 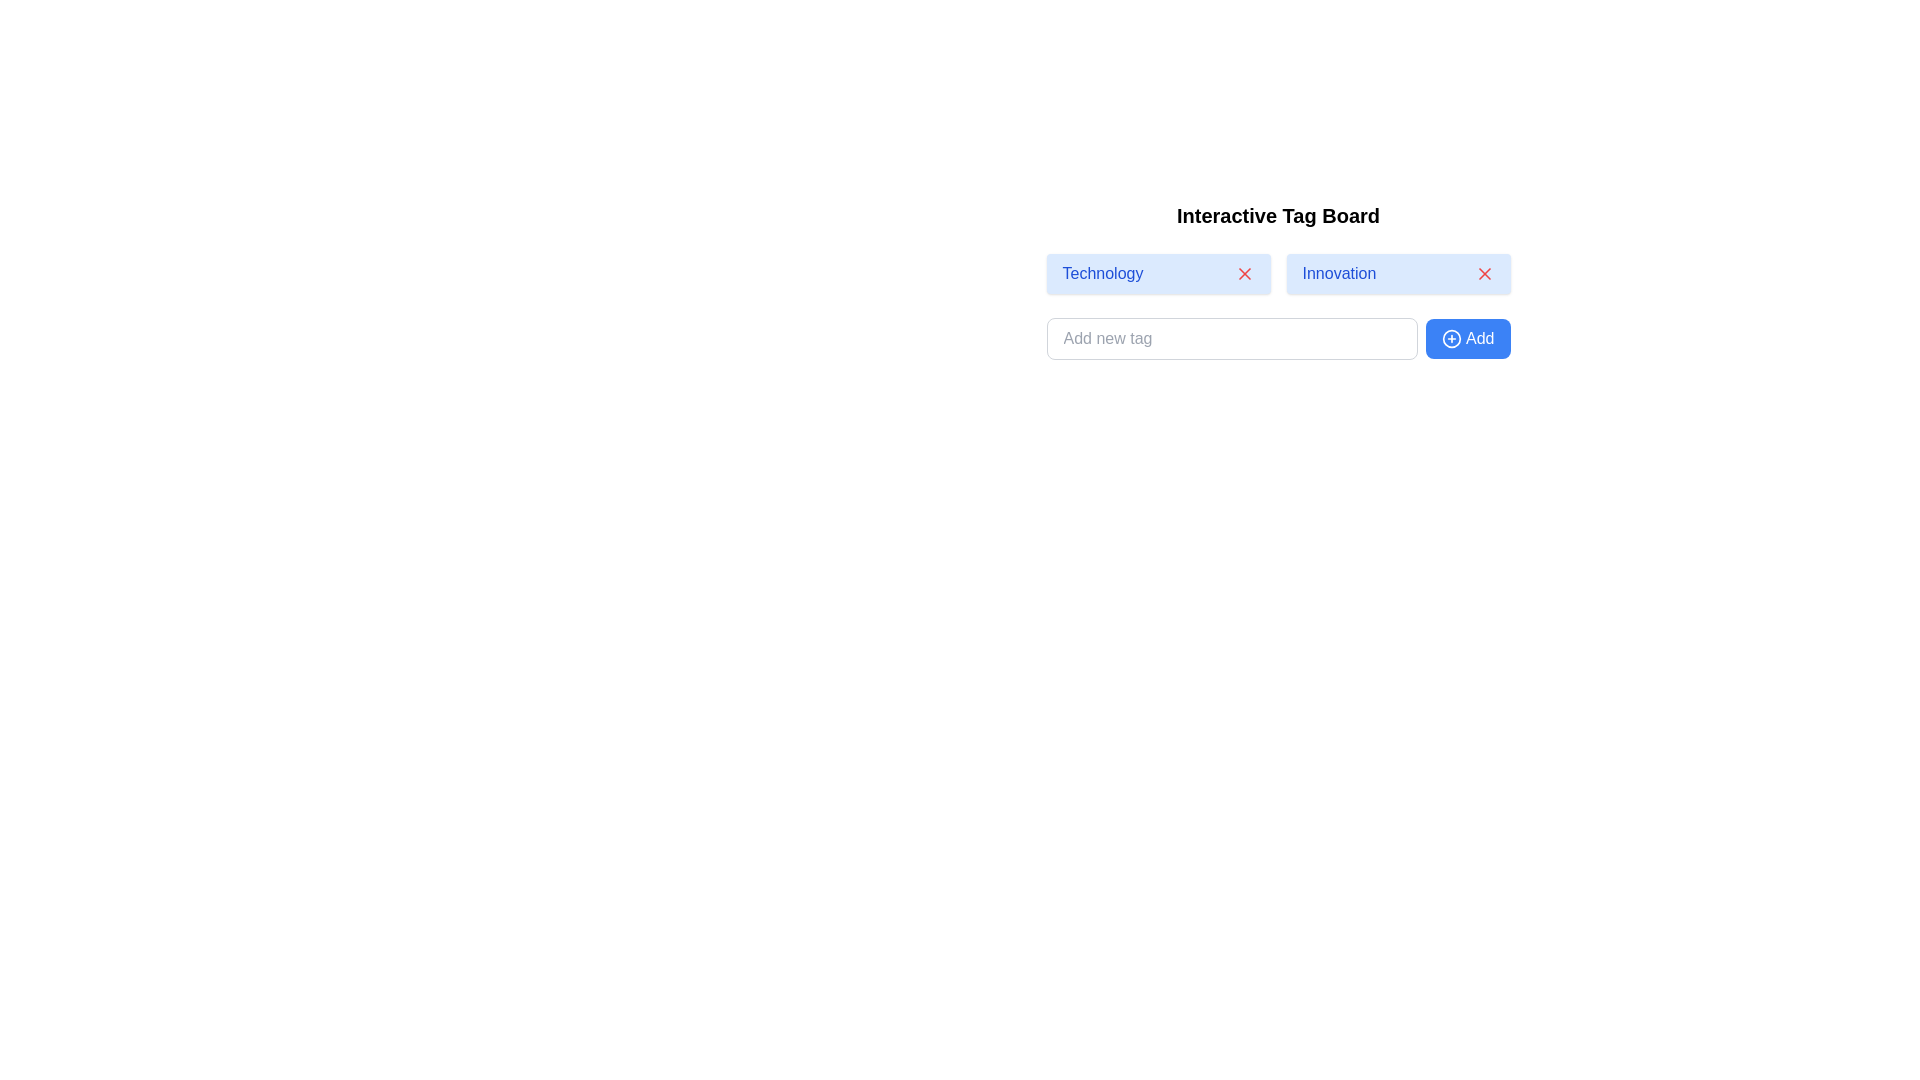 I want to click on the small red 'X' icon button located to the far right of the light blue rectangular tag labeled 'Innovation', so click(x=1484, y=273).